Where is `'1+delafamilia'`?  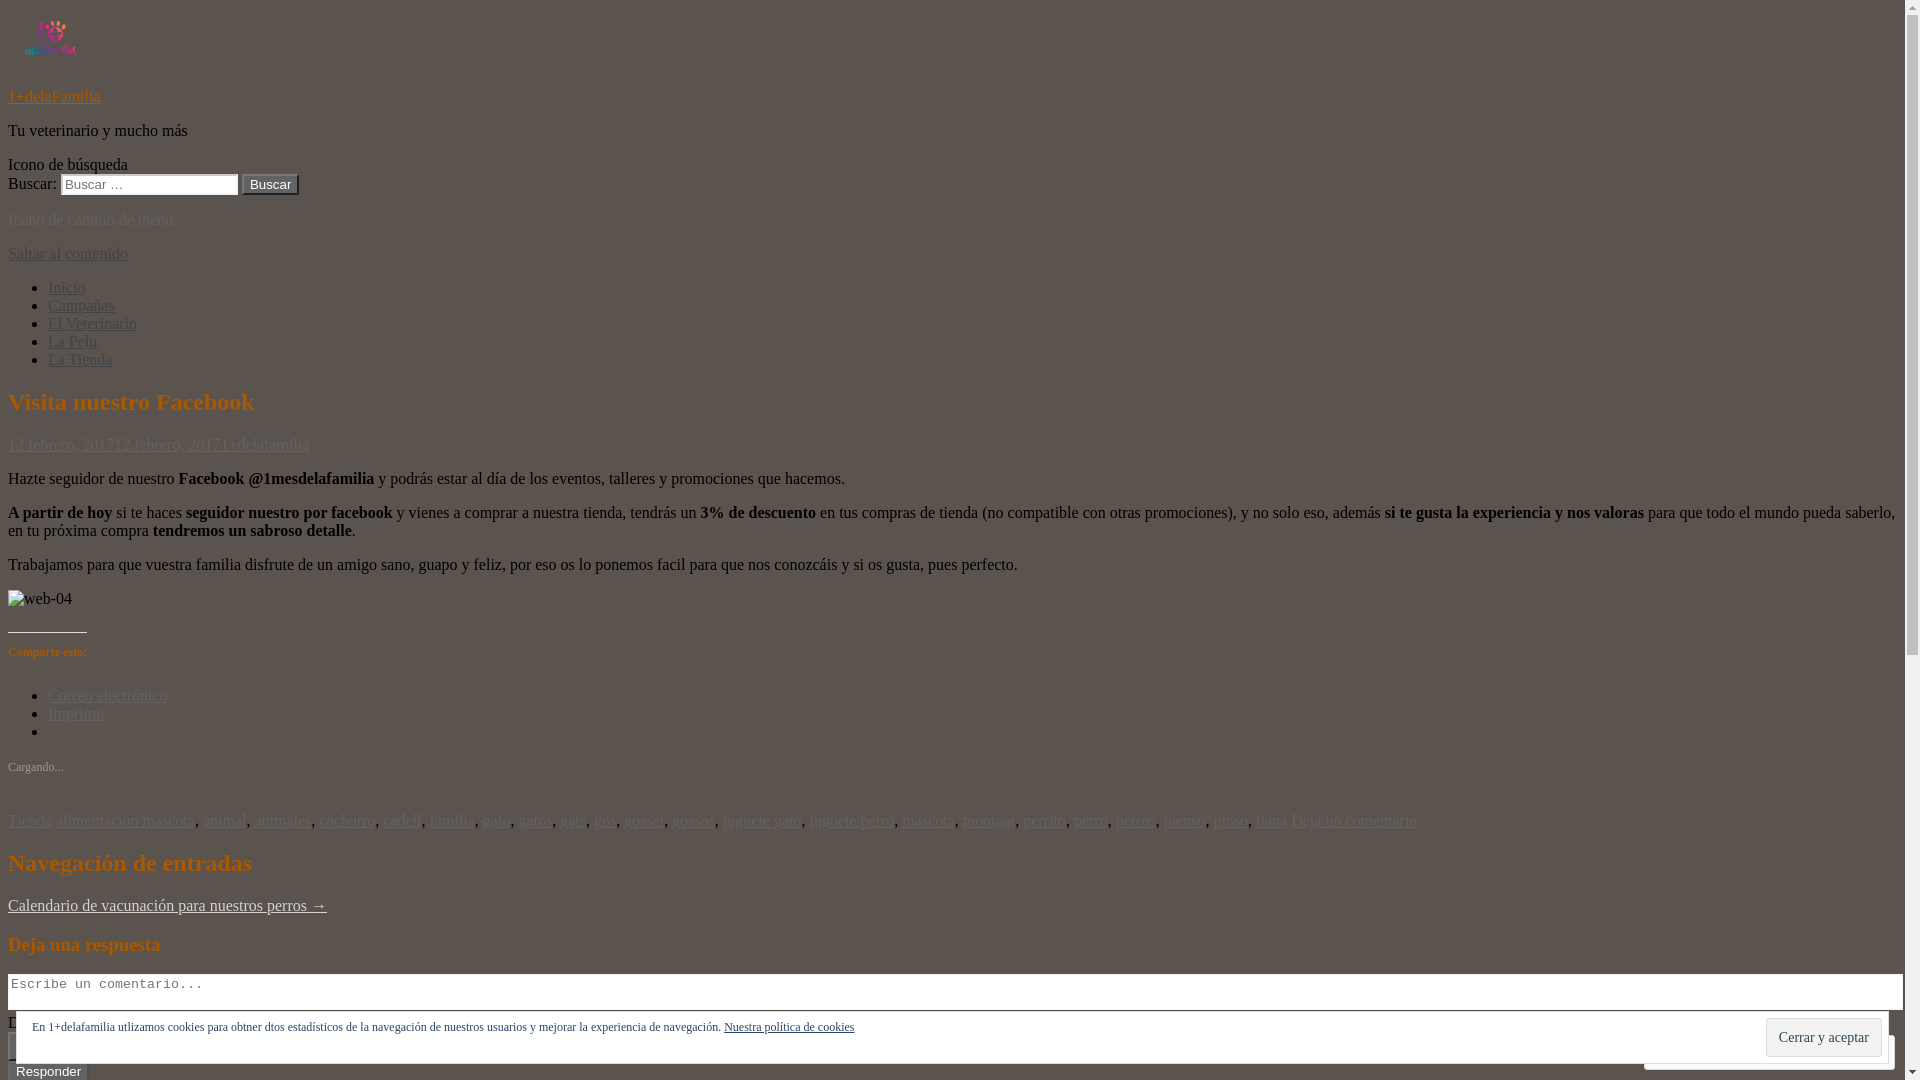 '1+delafamilia' is located at coordinates (263, 443).